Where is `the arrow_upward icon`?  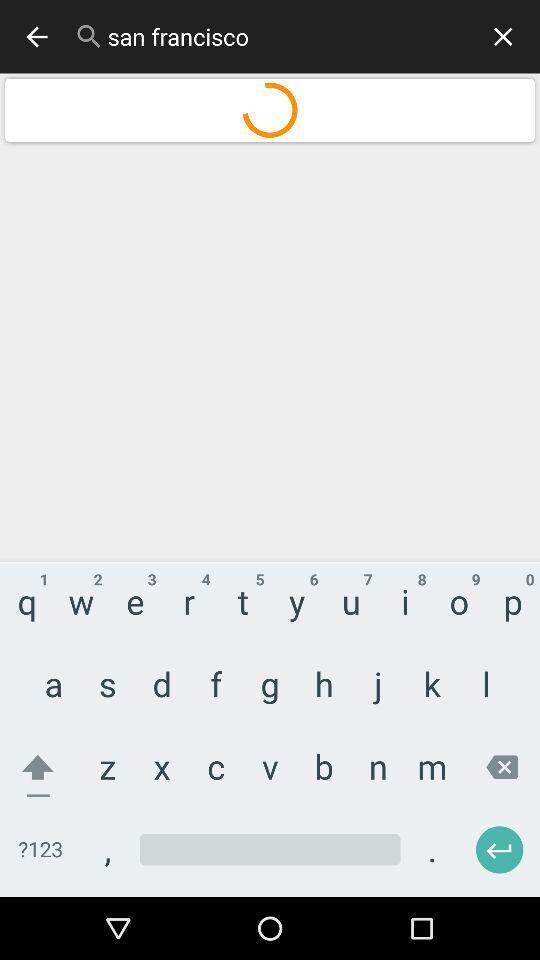
the arrow_upward icon is located at coordinates (44, 752).